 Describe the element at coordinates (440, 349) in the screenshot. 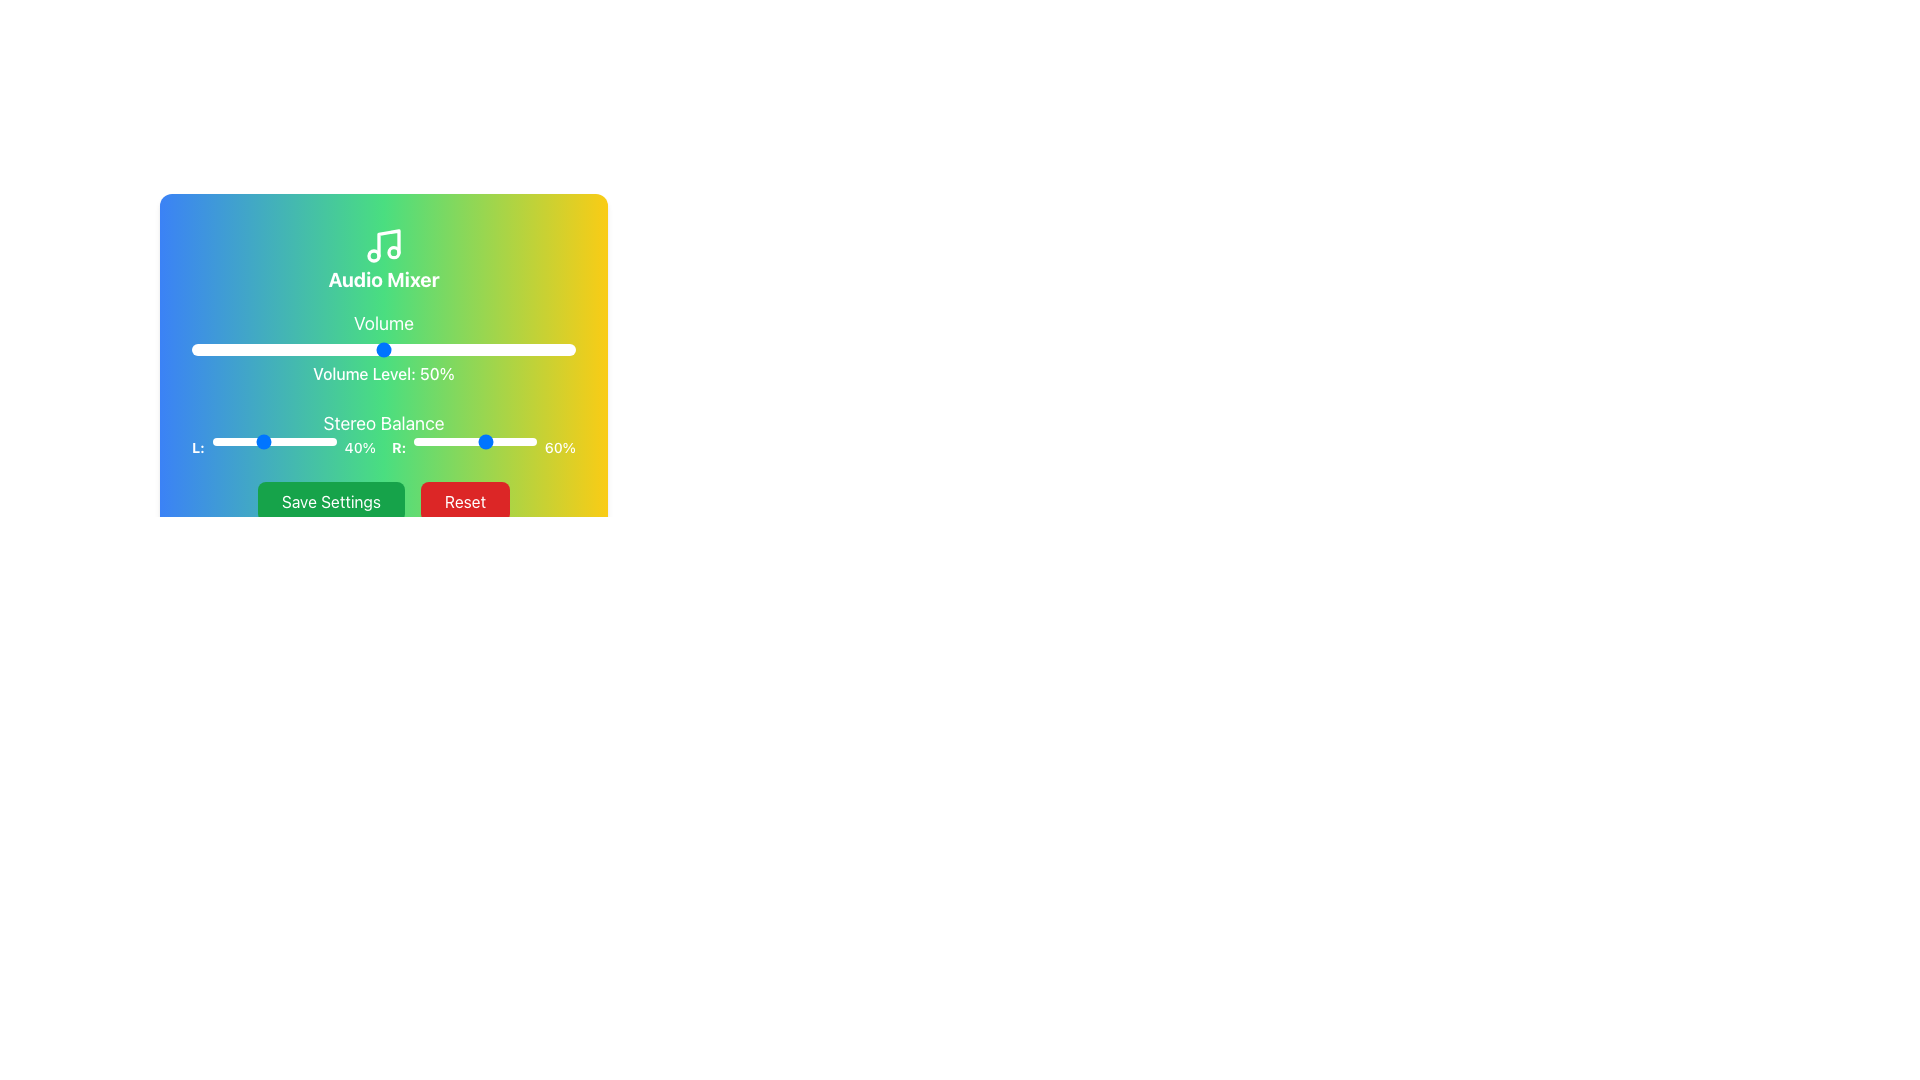

I see `the volume` at that location.